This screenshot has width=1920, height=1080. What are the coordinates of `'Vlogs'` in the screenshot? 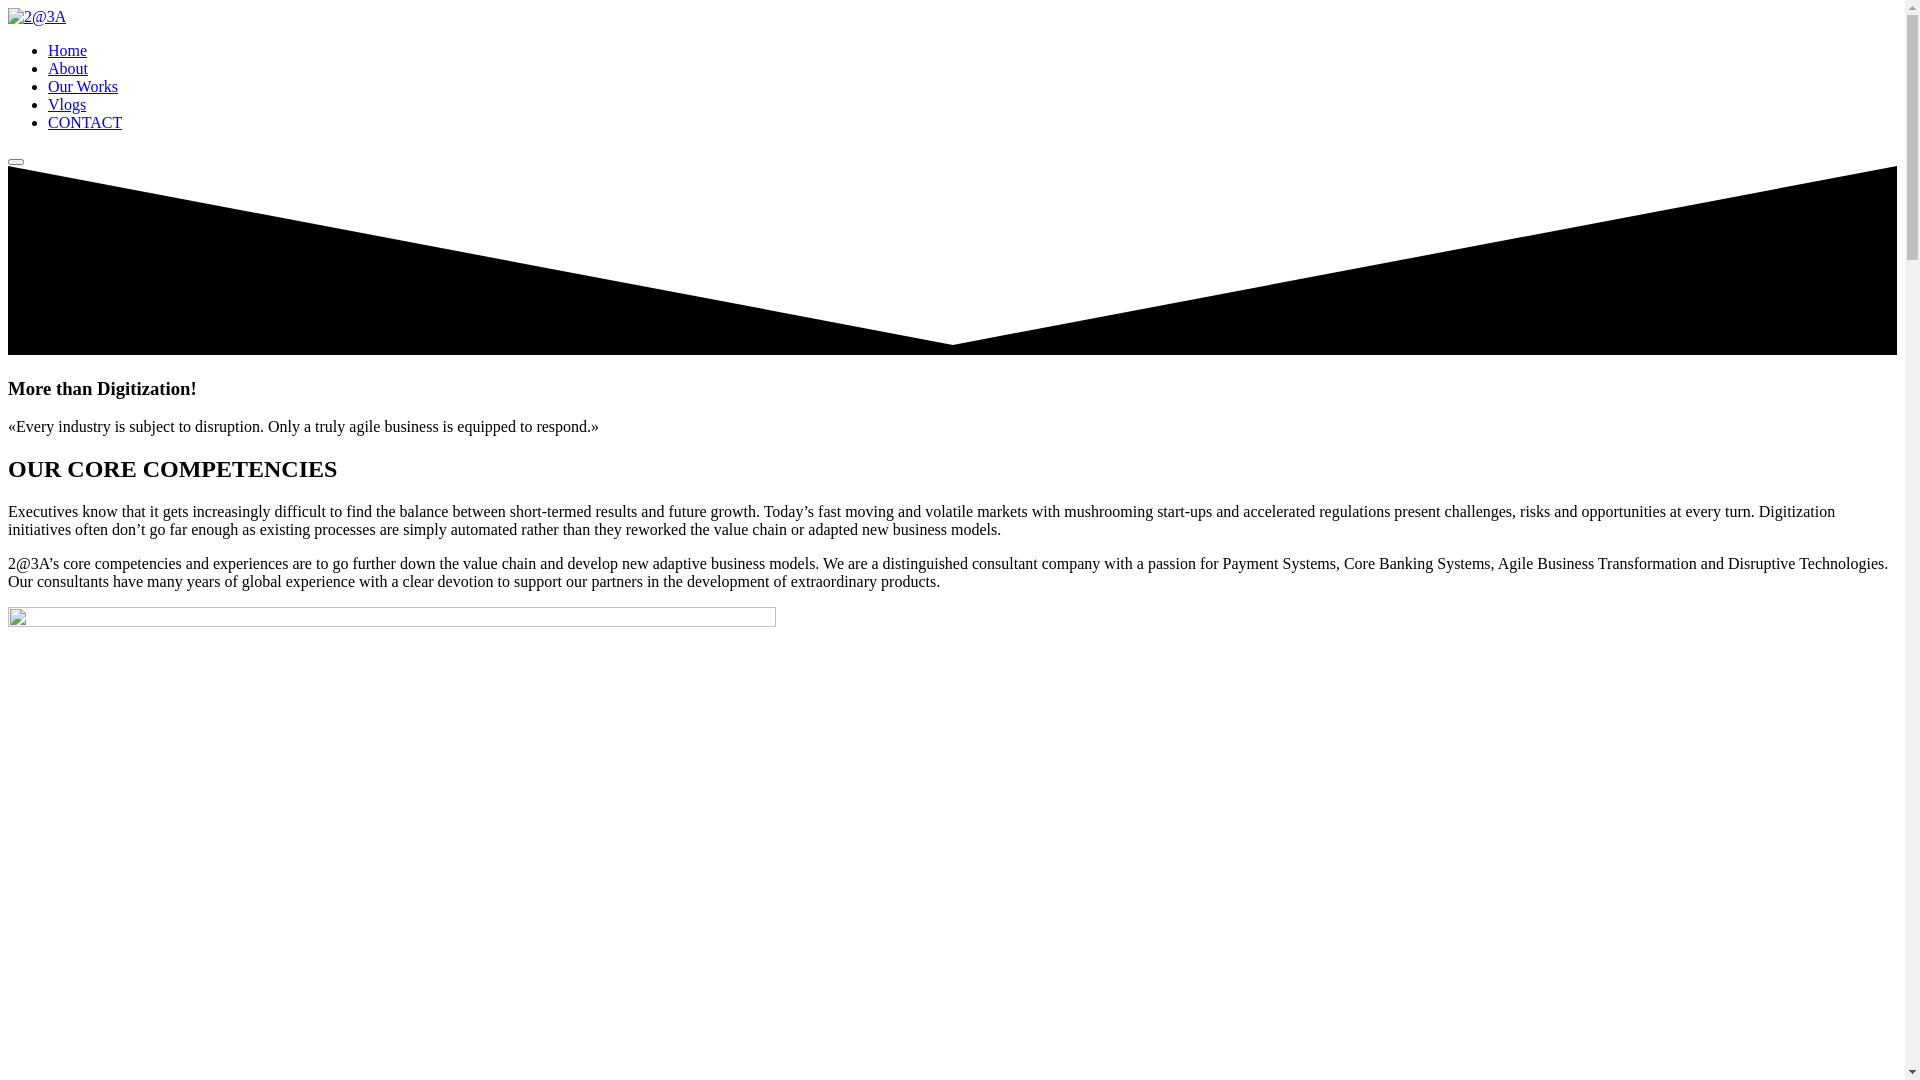 It's located at (67, 104).